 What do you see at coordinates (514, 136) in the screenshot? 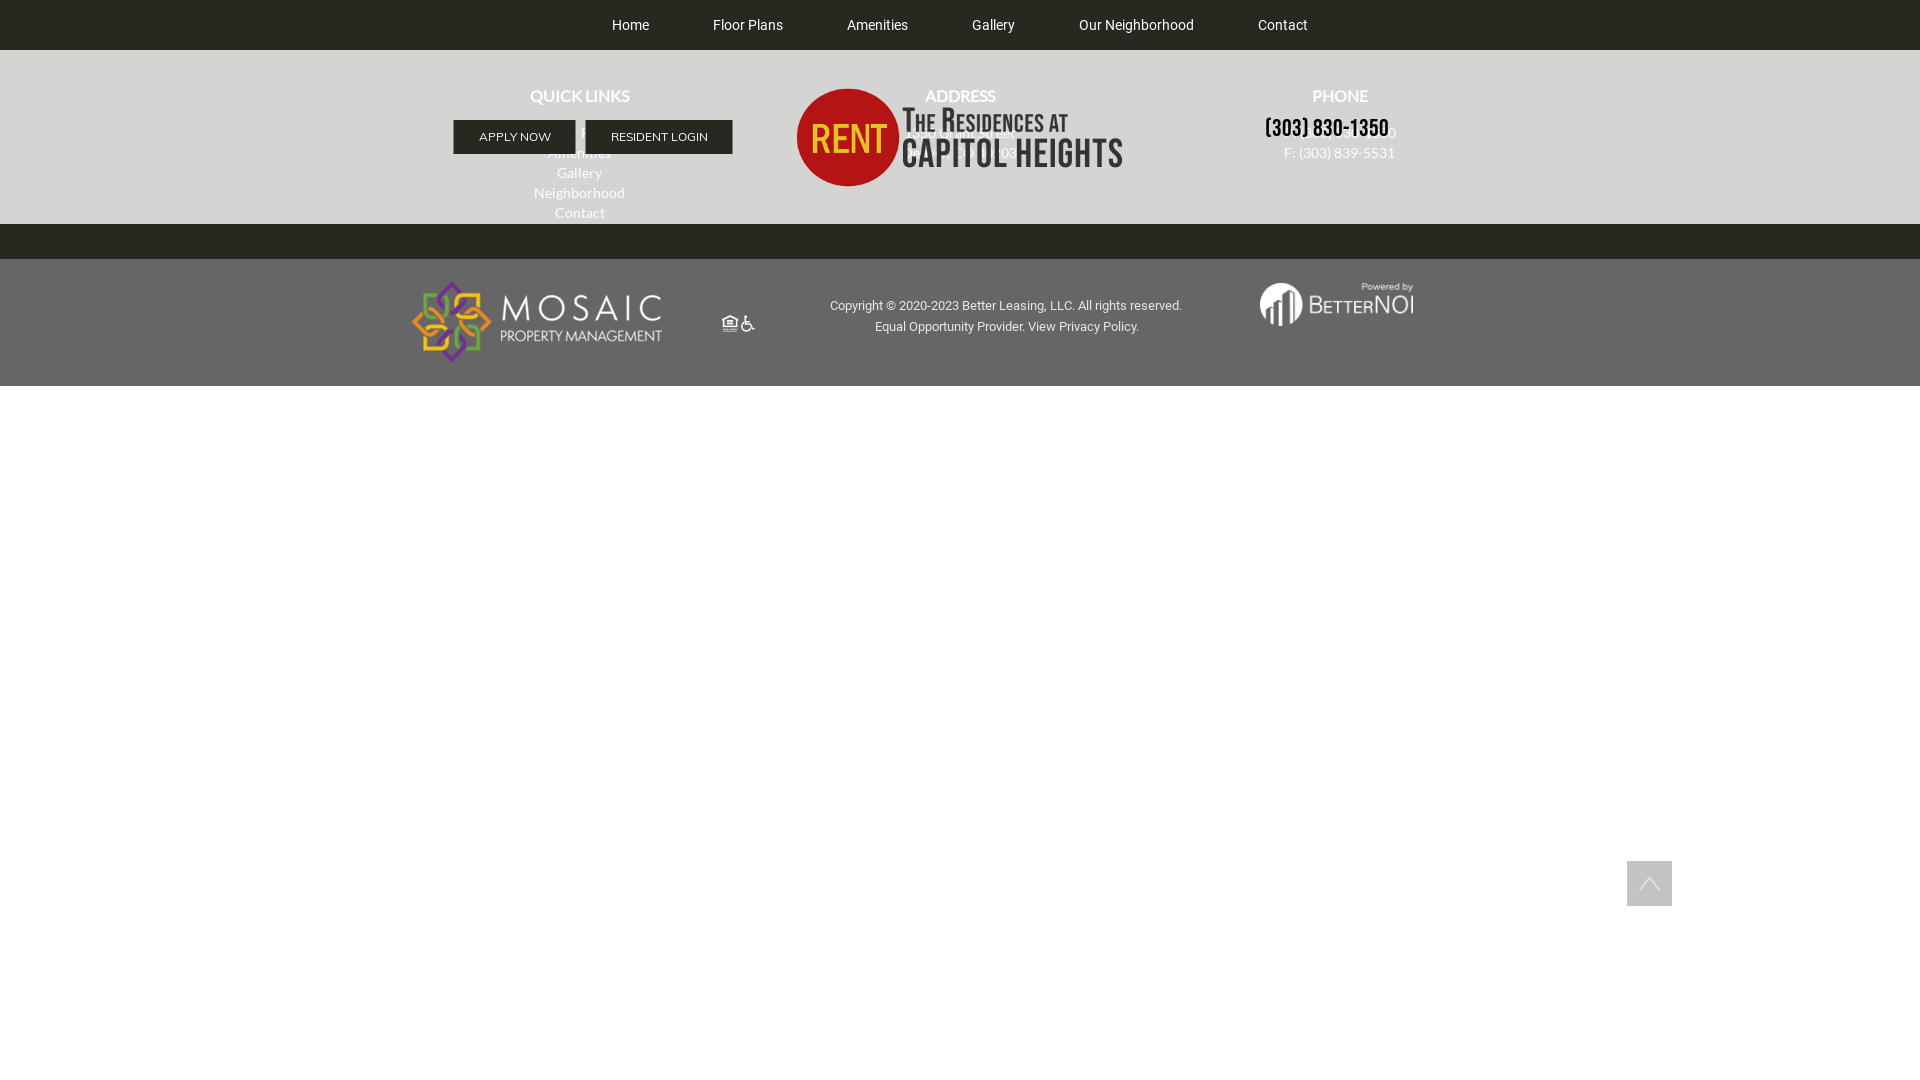
I see `'APPLY NOW'` at bounding box center [514, 136].